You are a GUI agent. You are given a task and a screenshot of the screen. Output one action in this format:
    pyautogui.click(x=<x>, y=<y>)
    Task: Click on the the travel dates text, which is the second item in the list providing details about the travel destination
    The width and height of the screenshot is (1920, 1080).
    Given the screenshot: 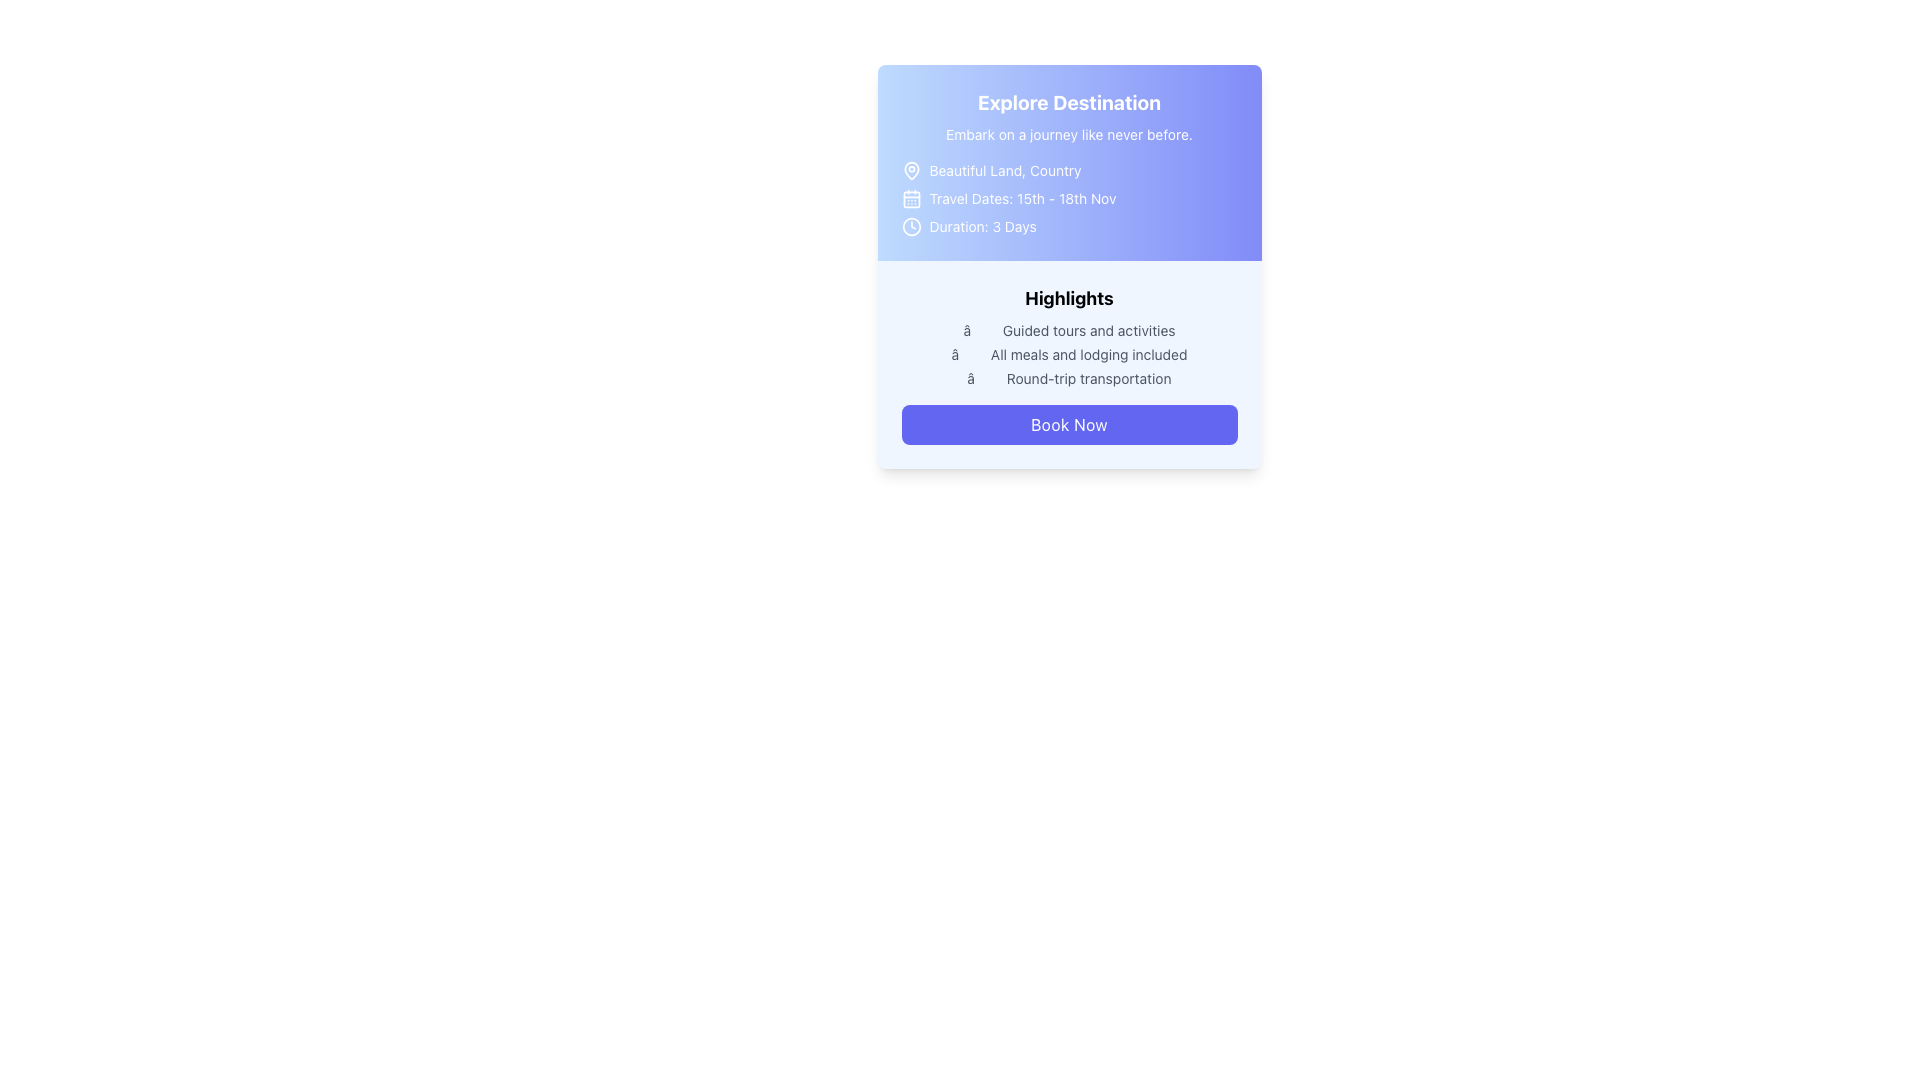 What is the action you would take?
    pyautogui.click(x=1022, y=199)
    